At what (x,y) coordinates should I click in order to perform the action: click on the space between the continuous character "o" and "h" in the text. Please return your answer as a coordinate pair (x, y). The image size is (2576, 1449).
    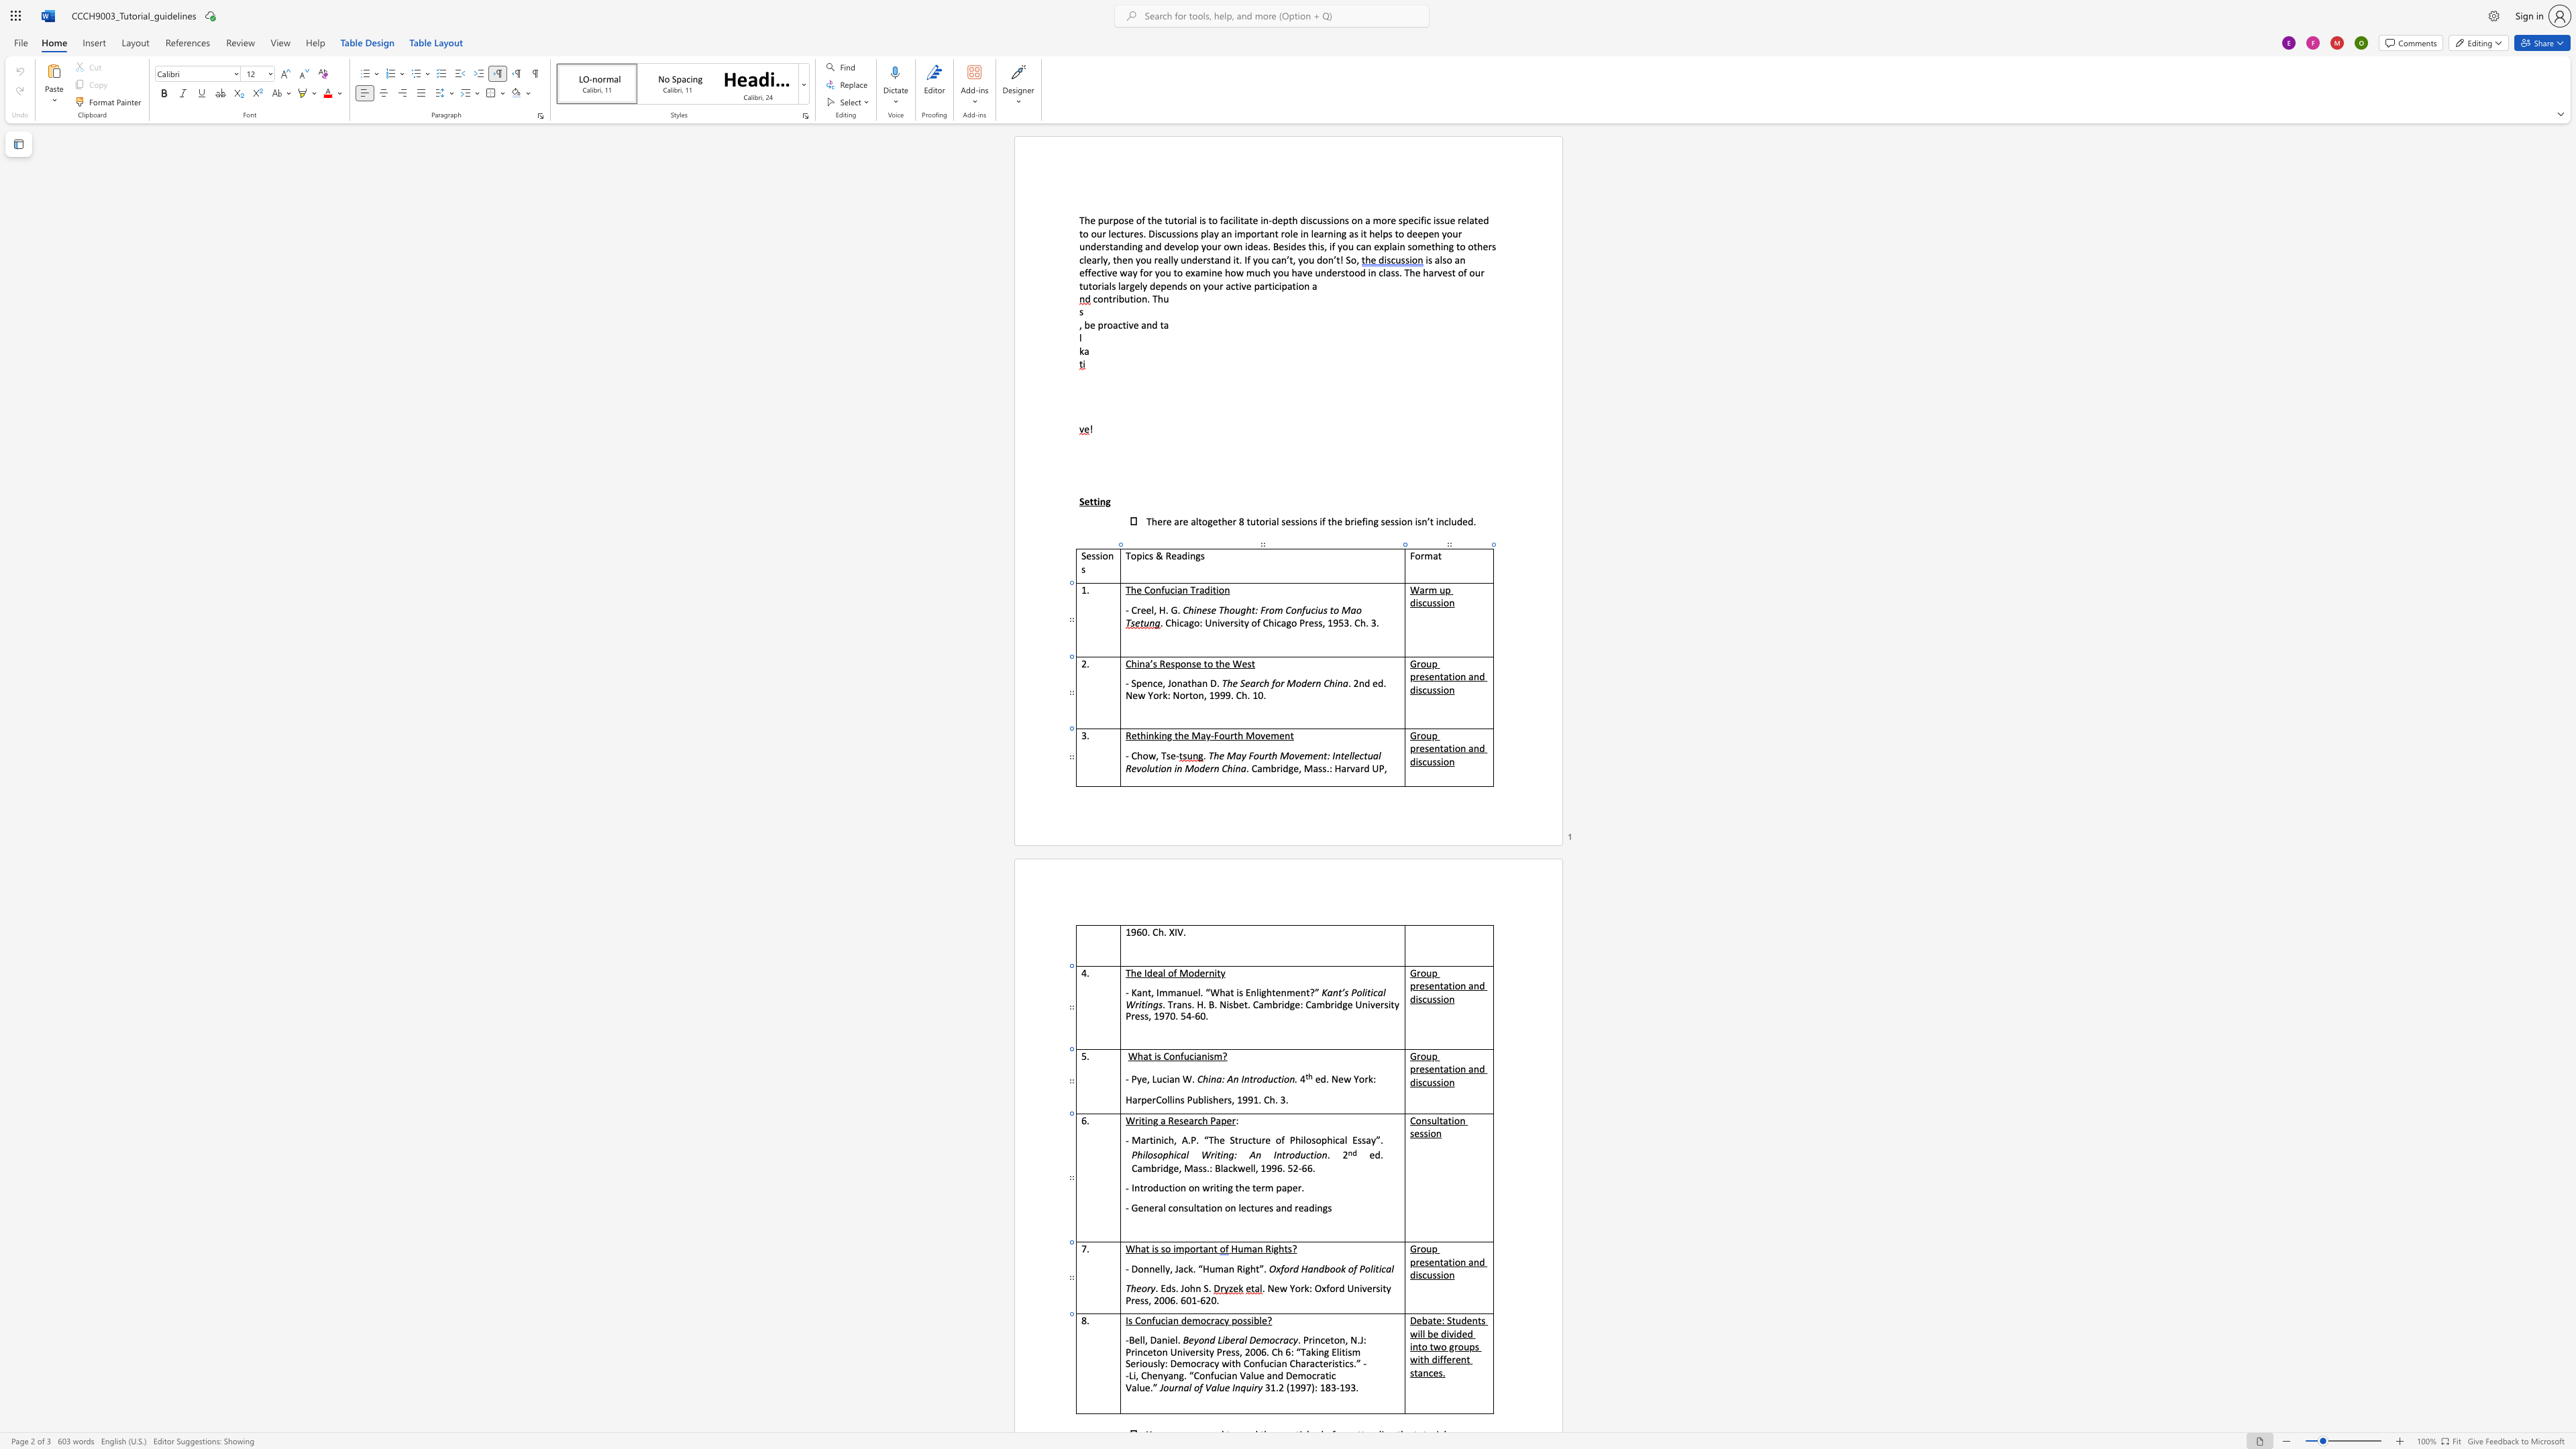
    Looking at the image, I should click on (1189, 1287).